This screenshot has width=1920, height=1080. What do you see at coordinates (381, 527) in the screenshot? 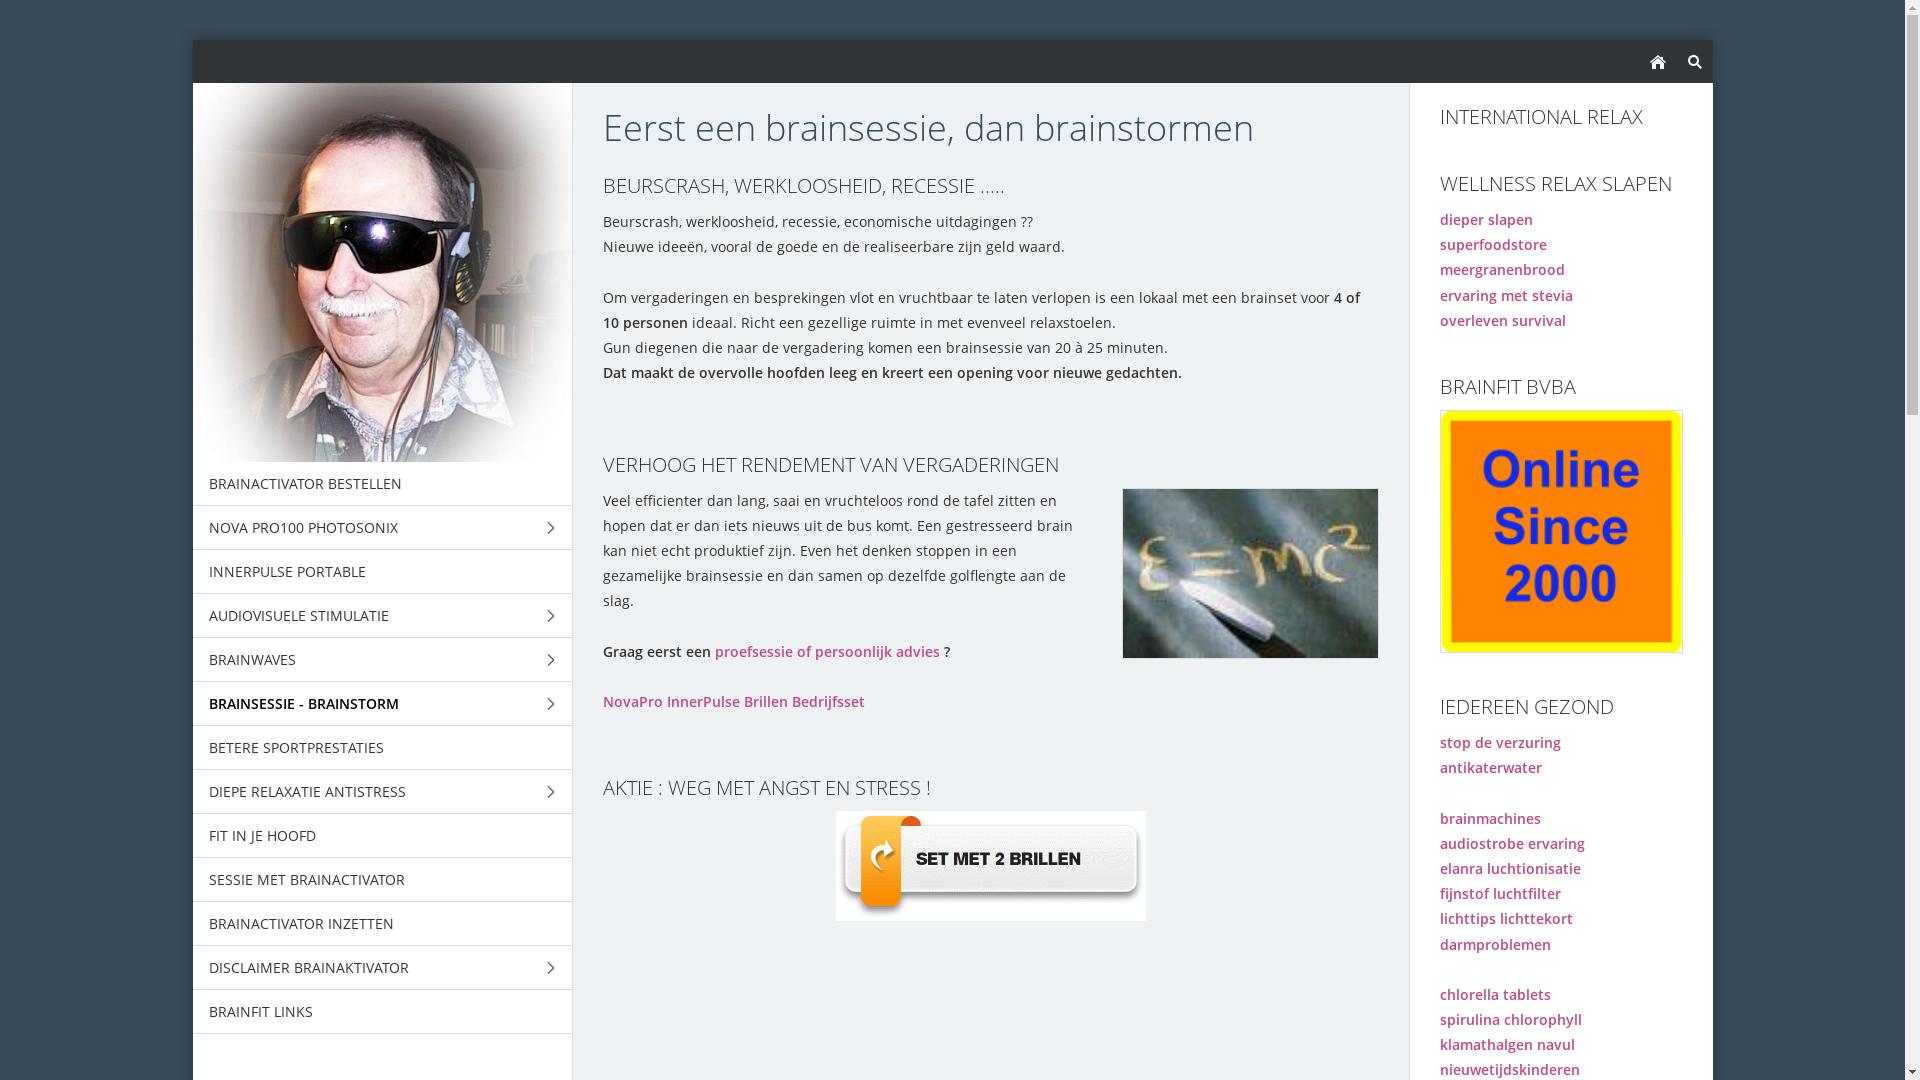
I see `'NOVA PRO100 PHOTOSONIX'` at bounding box center [381, 527].